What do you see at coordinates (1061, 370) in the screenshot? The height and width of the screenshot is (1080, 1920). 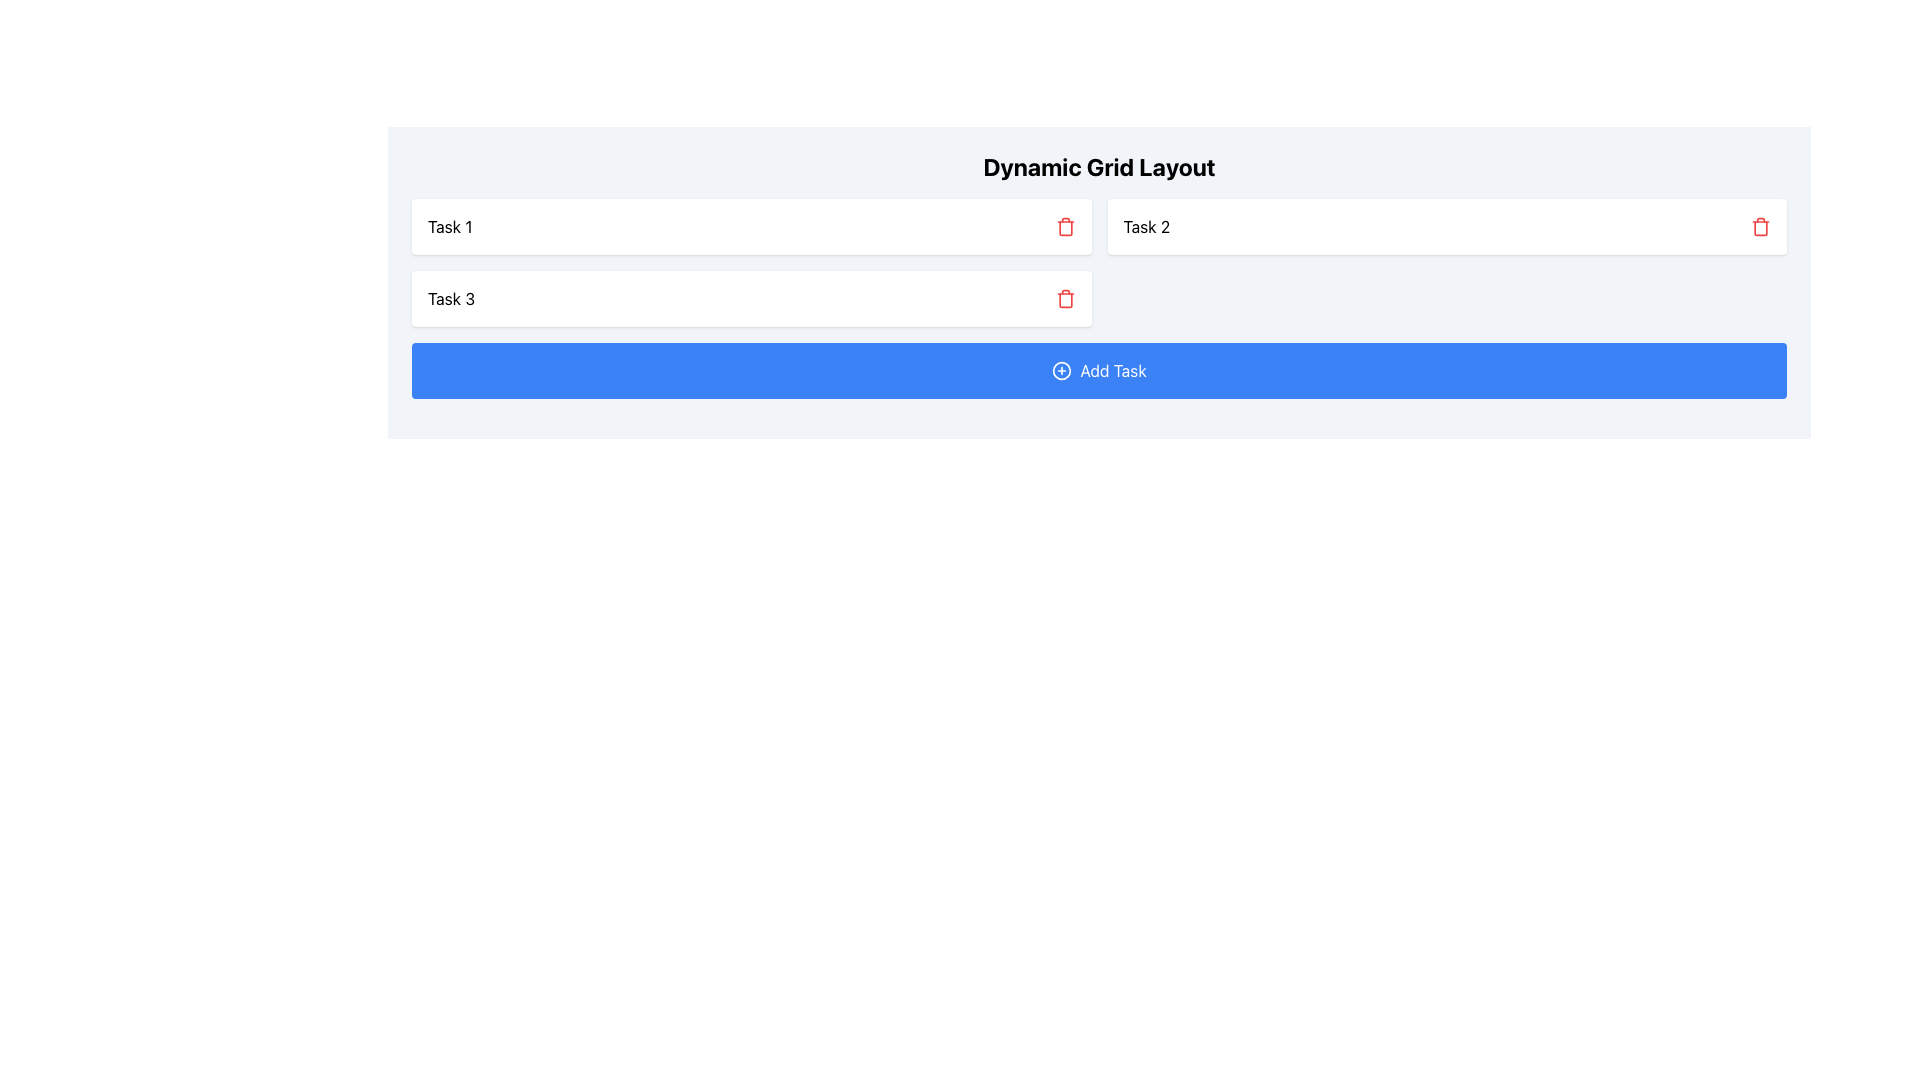 I see `the circular icon within the 'Add Task' button located at the bottom section of the interface` at bounding box center [1061, 370].